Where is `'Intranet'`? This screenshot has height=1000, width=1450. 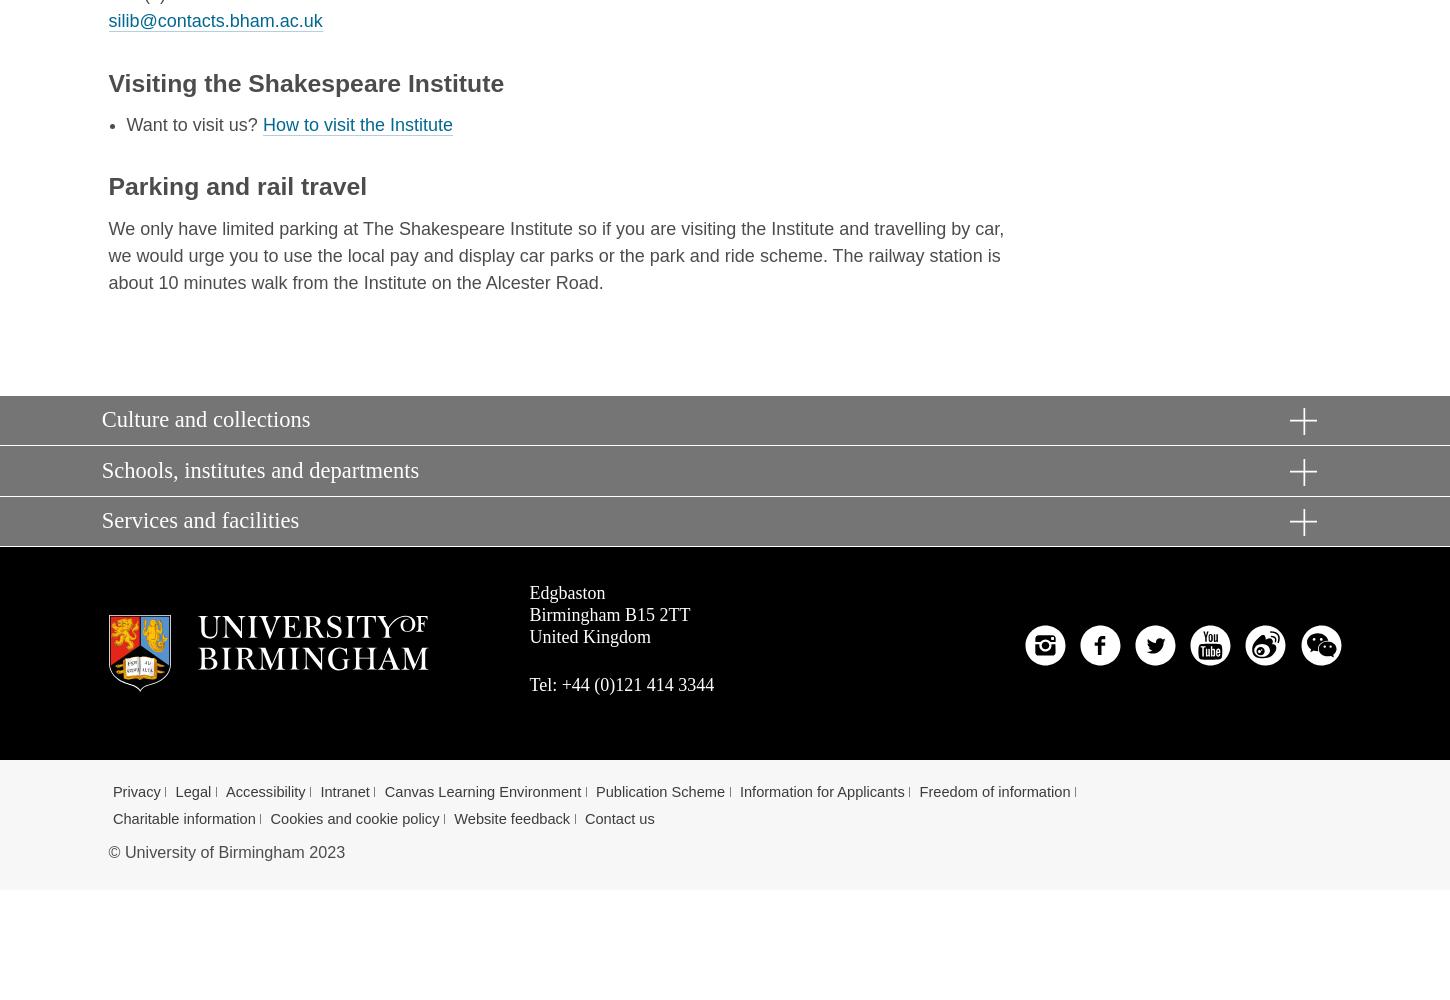
'Intranet' is located at coordinates (320, 791).